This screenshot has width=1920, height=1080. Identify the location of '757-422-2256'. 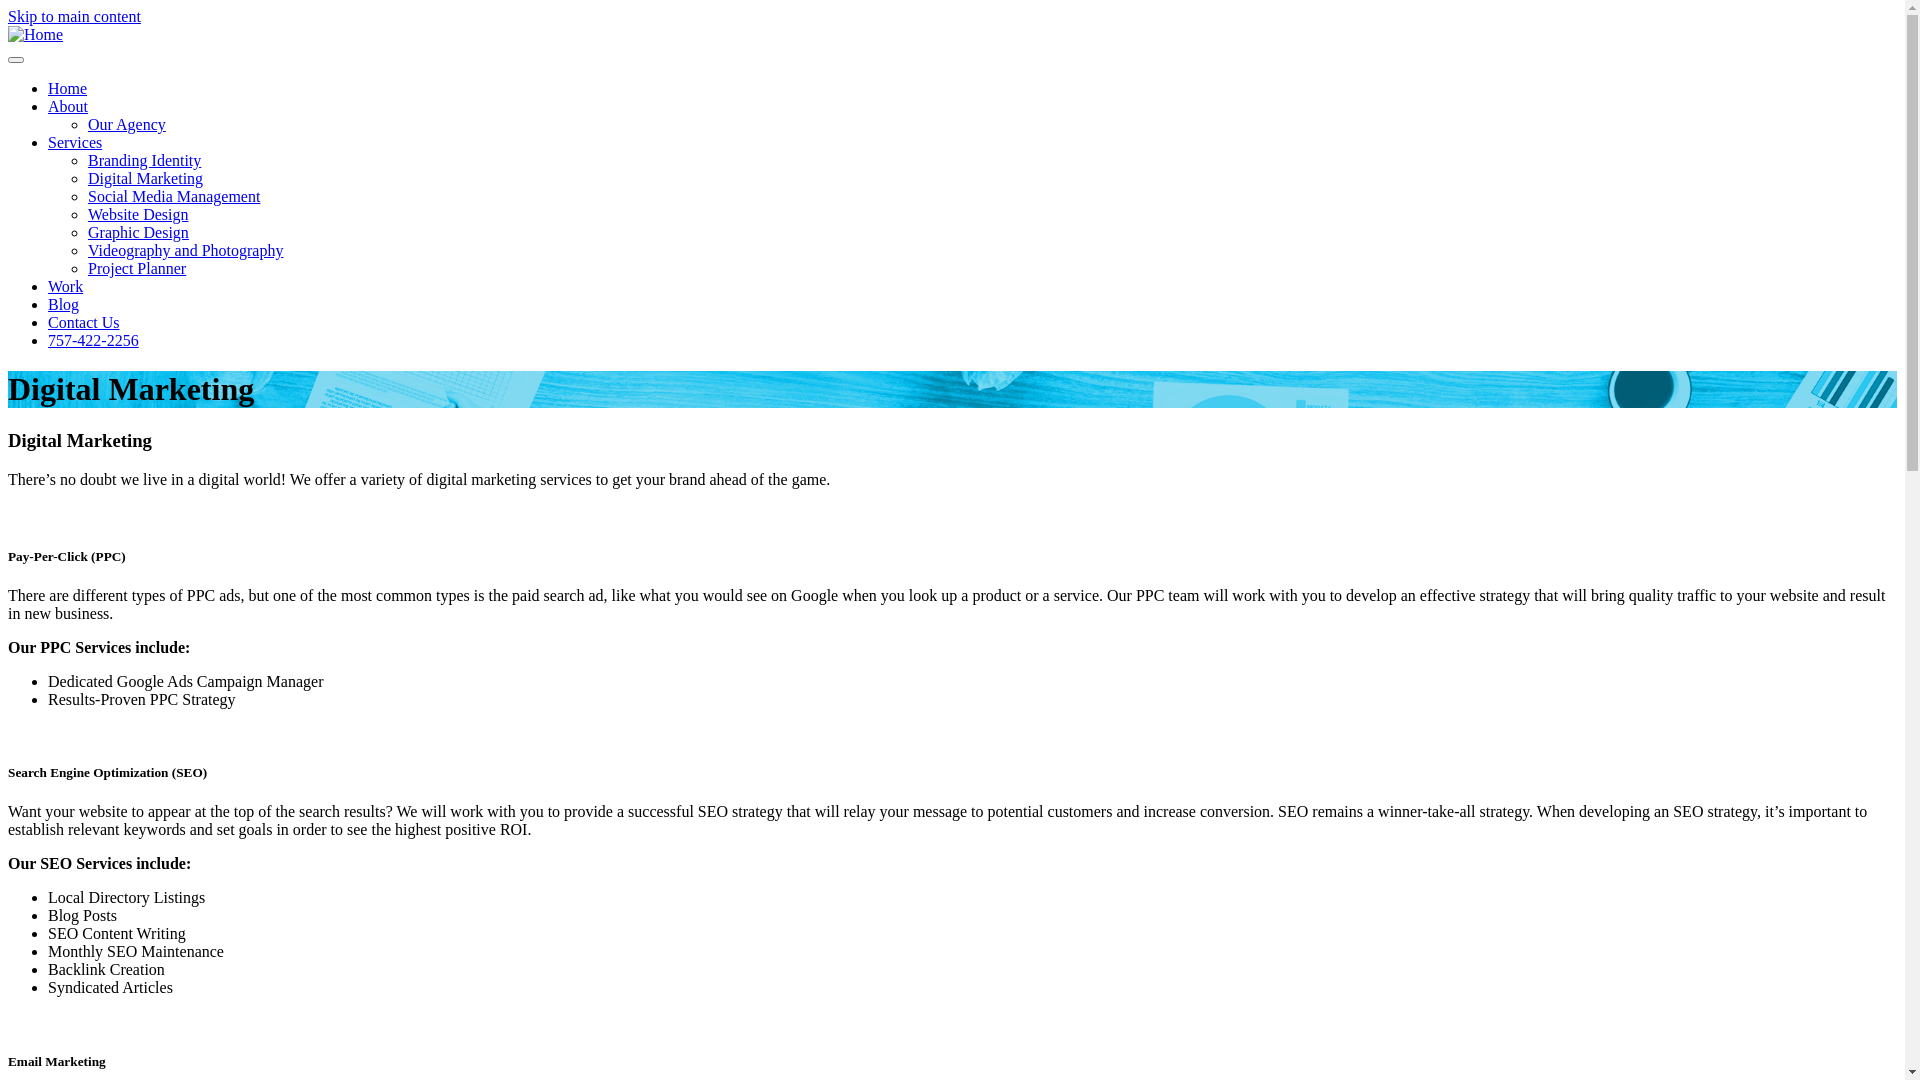
(92, 339).